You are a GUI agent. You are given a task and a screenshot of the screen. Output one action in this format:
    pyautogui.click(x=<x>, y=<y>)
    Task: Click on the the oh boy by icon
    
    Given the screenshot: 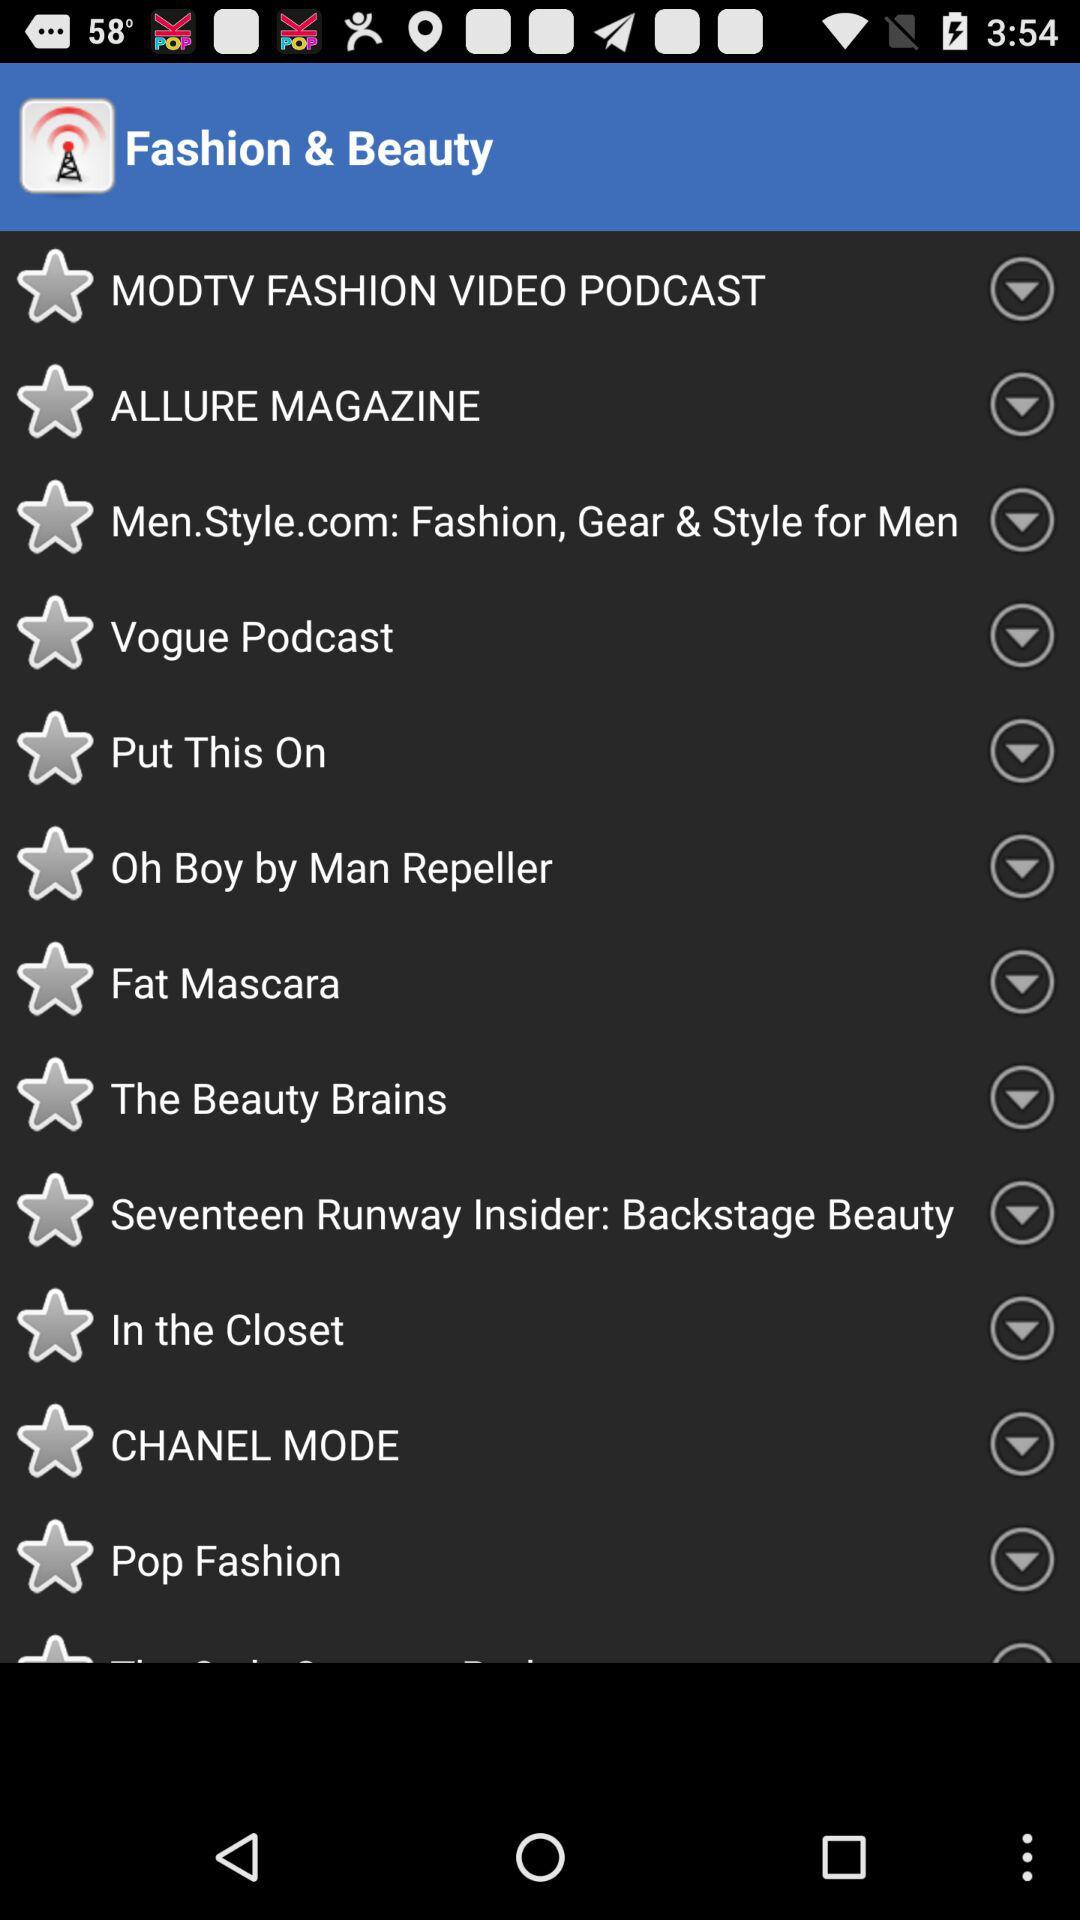 What is the action you would take?
    pyautogui.click(x=536, y=866)
    